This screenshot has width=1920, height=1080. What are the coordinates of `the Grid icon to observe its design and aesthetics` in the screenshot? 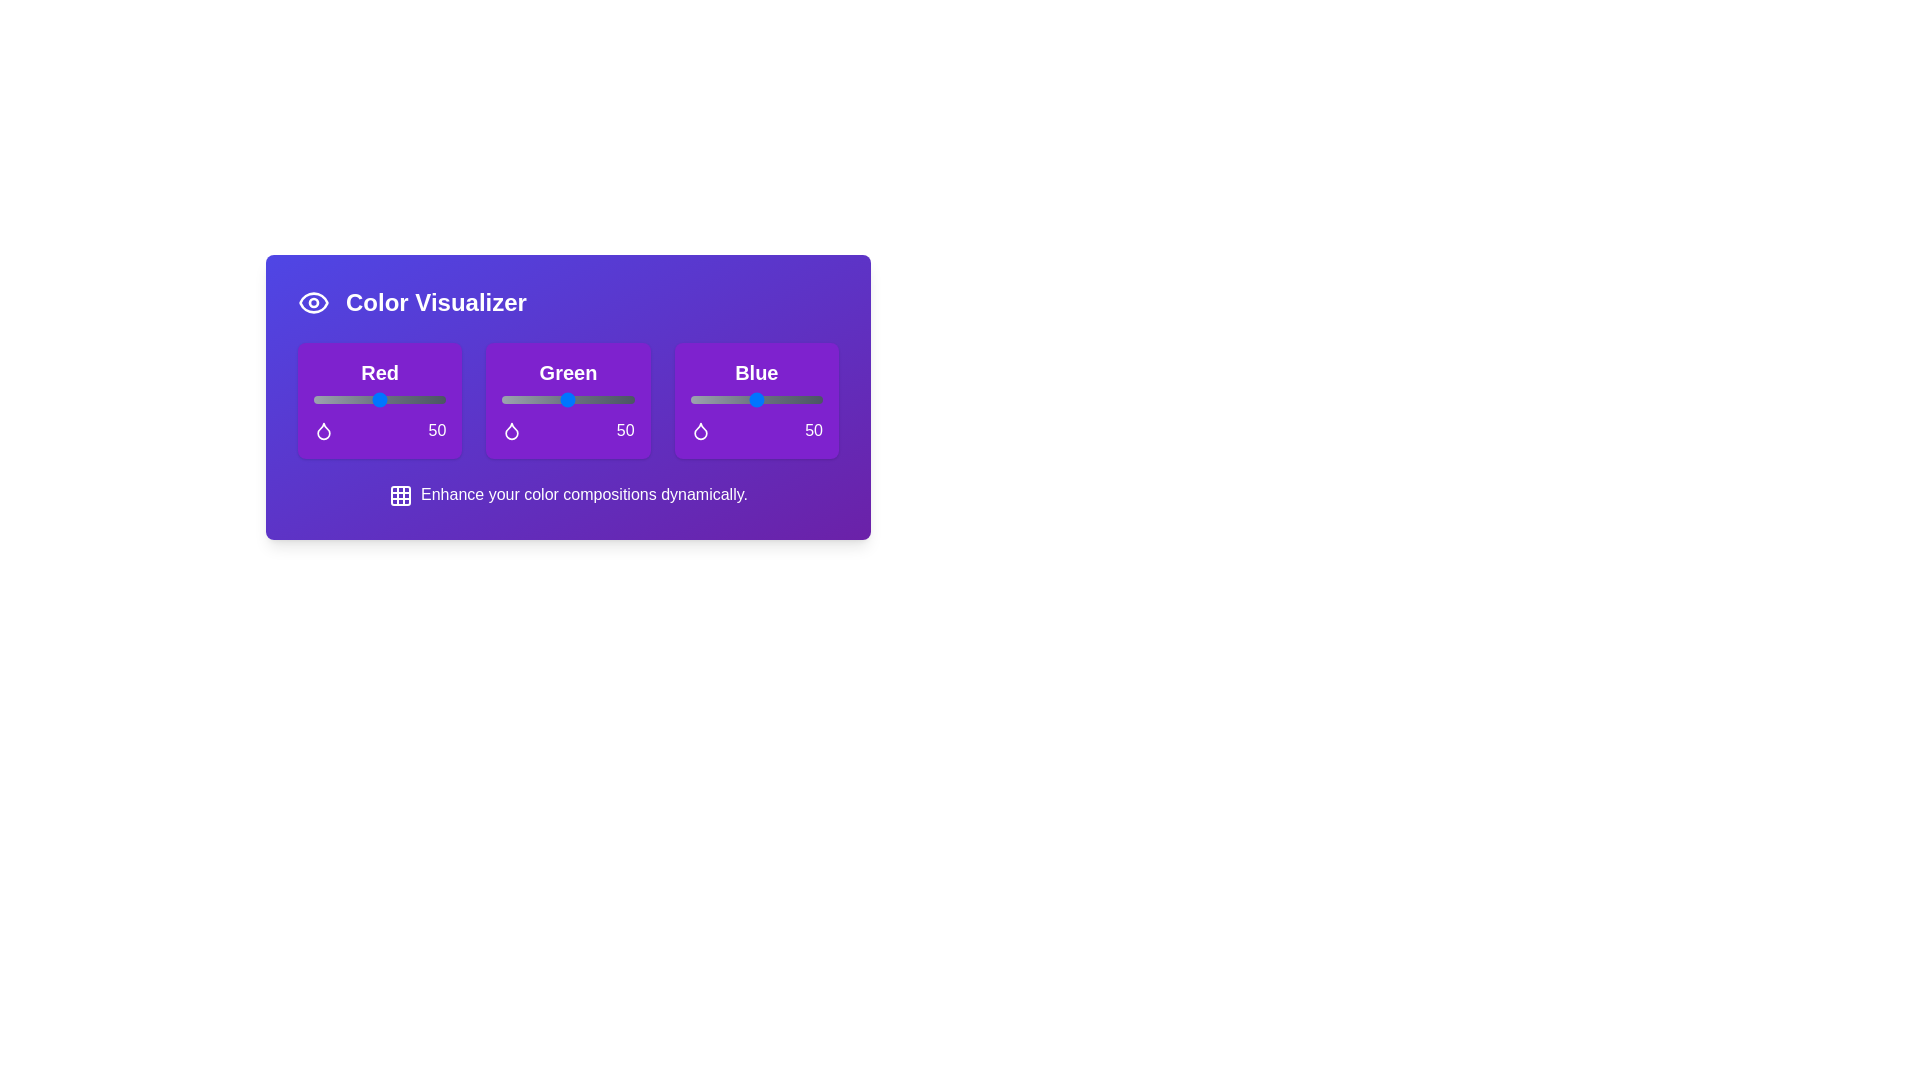 It's located at (400, 494).